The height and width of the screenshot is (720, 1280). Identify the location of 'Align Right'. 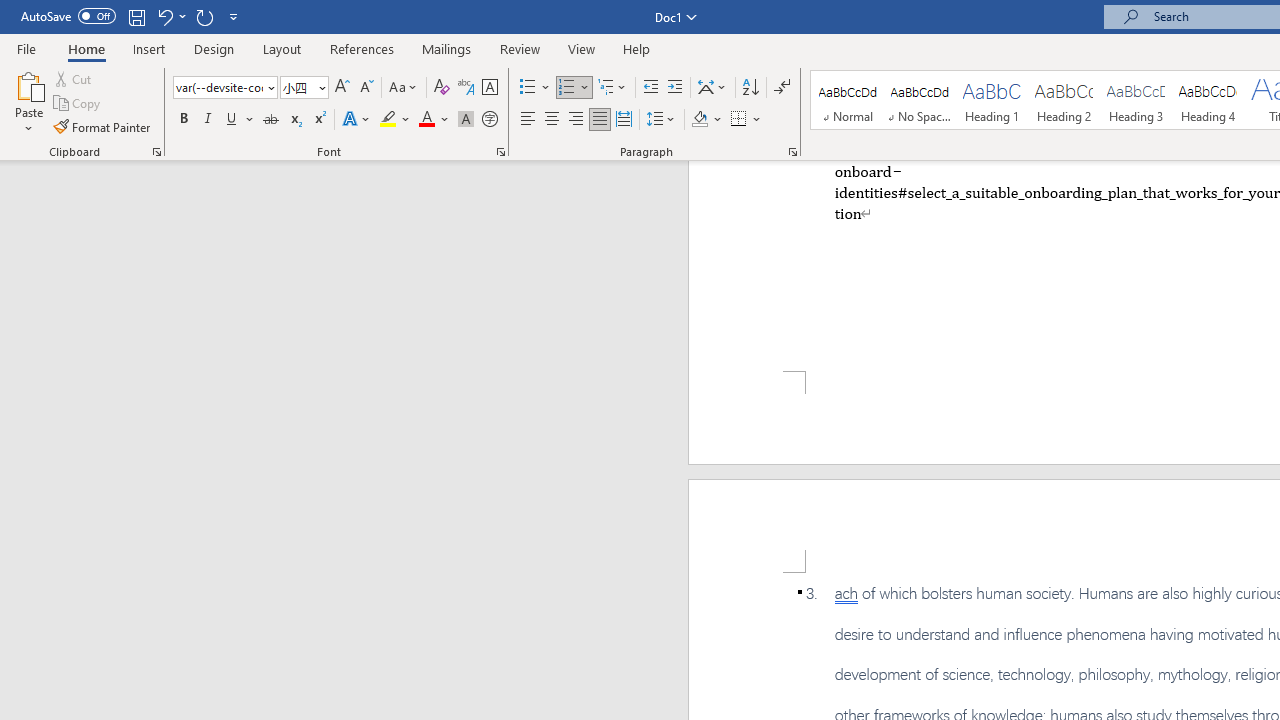
(575, 119).